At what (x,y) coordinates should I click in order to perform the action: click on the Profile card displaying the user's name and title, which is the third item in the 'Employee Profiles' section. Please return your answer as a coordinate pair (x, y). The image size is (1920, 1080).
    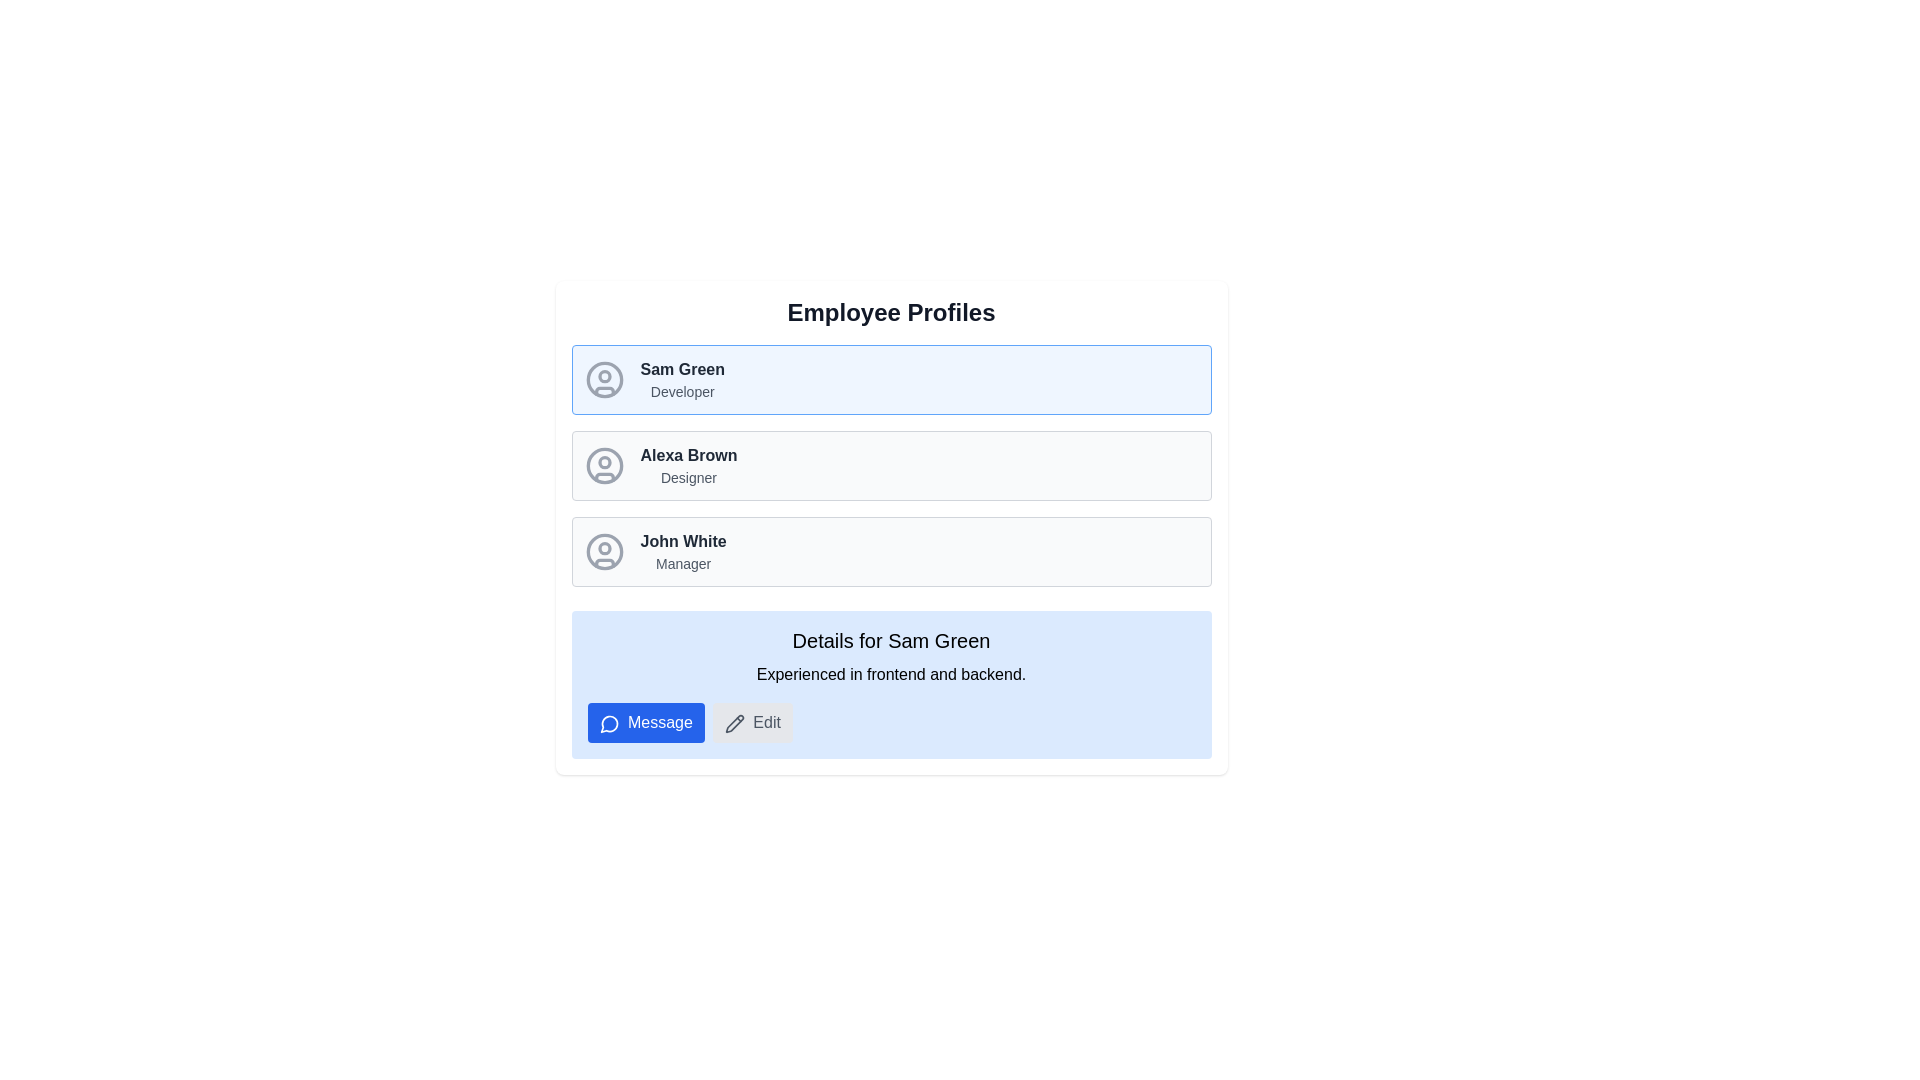
    Looking at the image, I should click on (890, 527).